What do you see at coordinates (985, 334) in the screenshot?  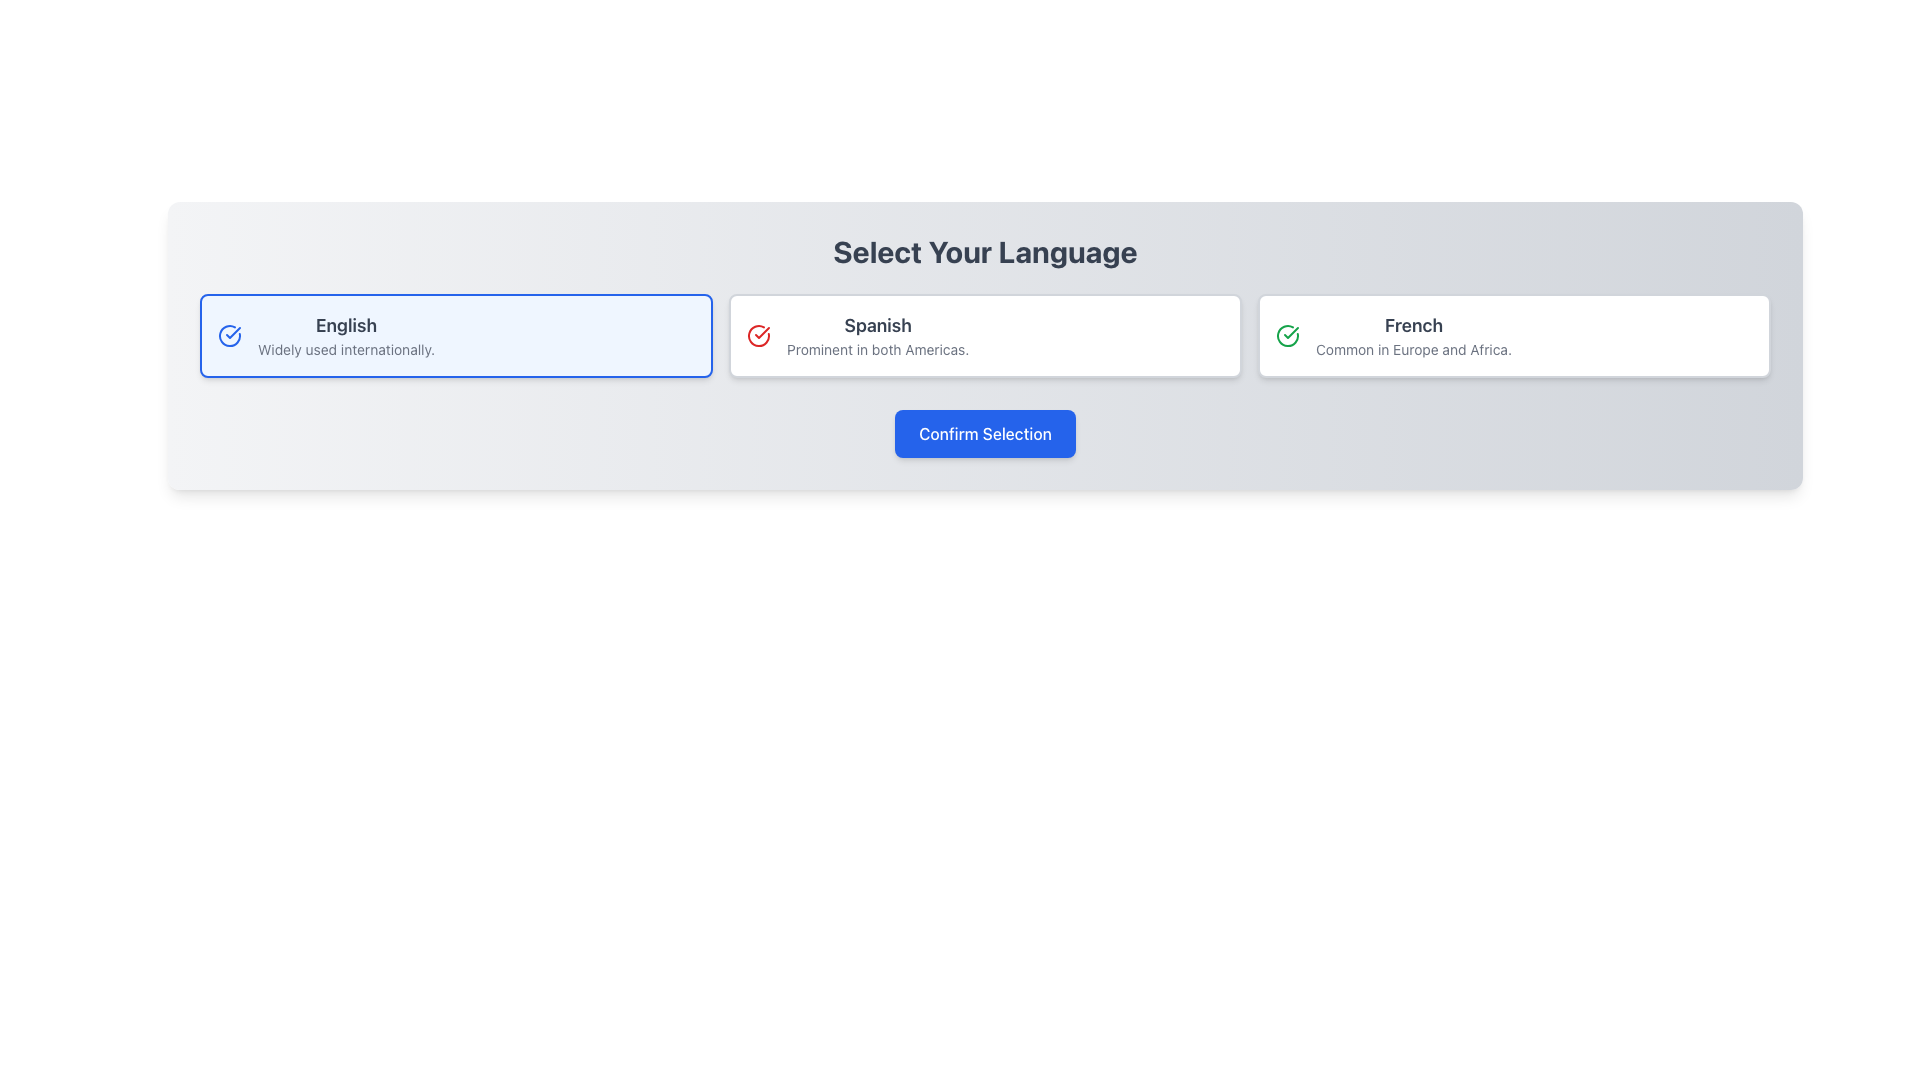 I see `the Spanish language selection button located in the second column of the three-column grid, positioned between the 'English' and 'French' cards` at bounding box center [985, 334].